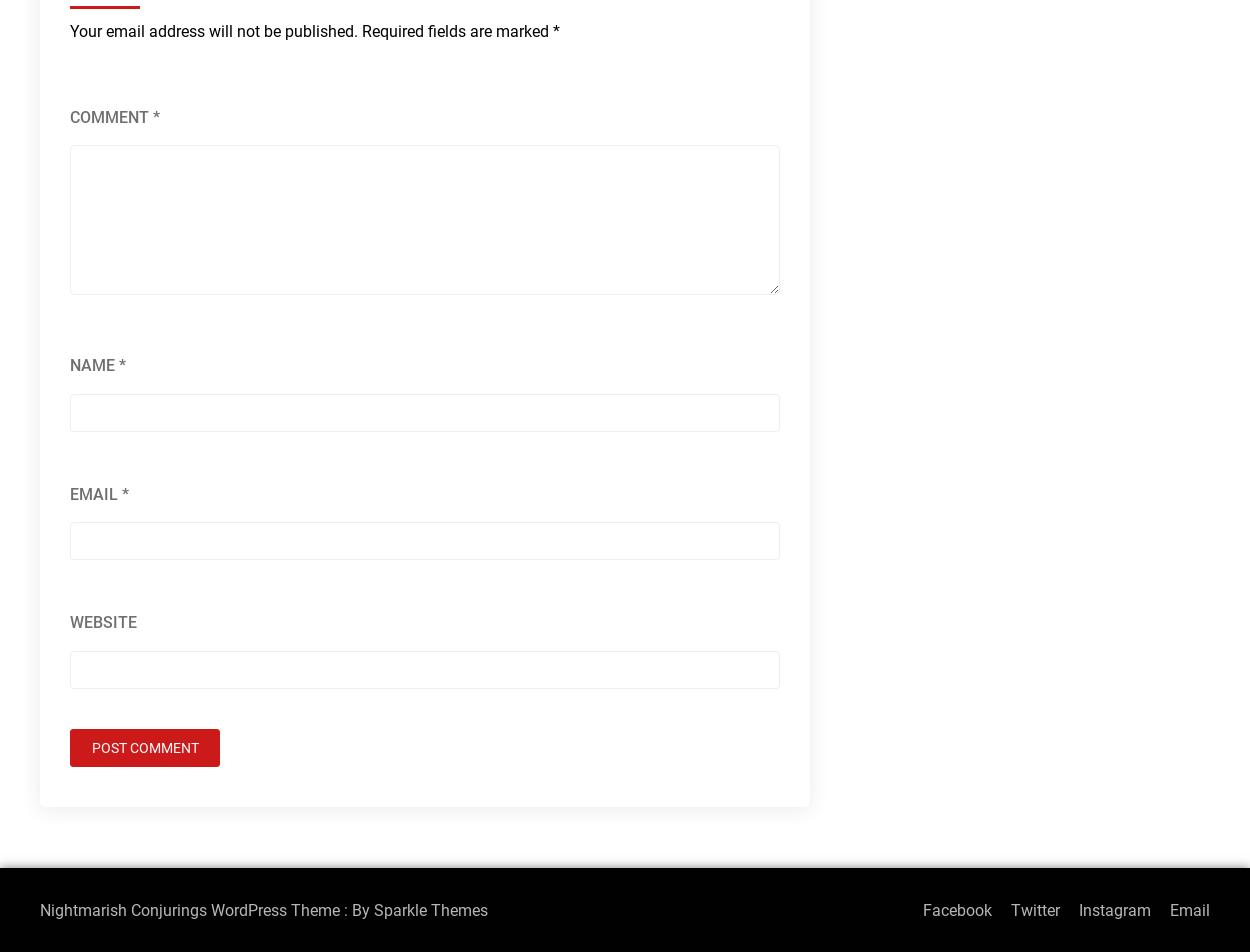  I want to click on 'Your email address will not be published.', so click(213, 31).